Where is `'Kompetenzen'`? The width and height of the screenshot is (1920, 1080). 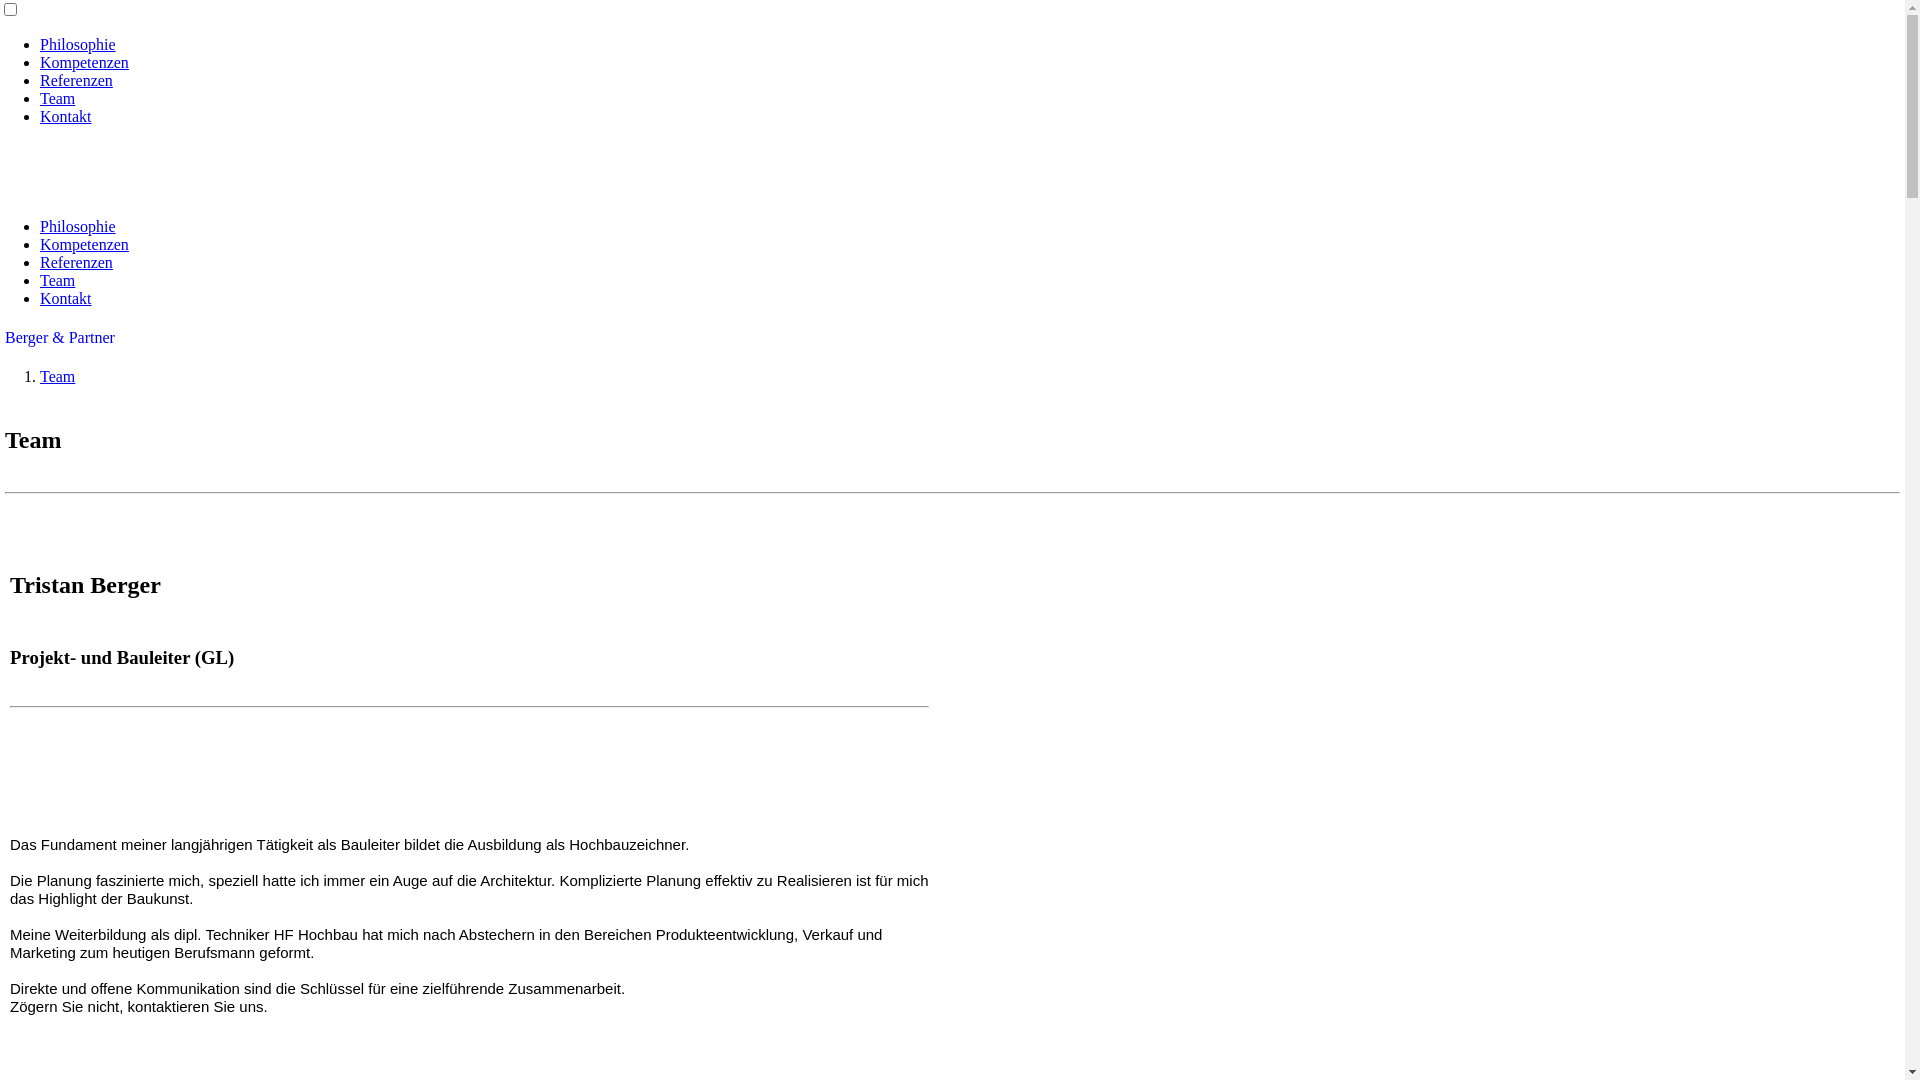 'Kompetenzen' is located at coordinates (83, 61).